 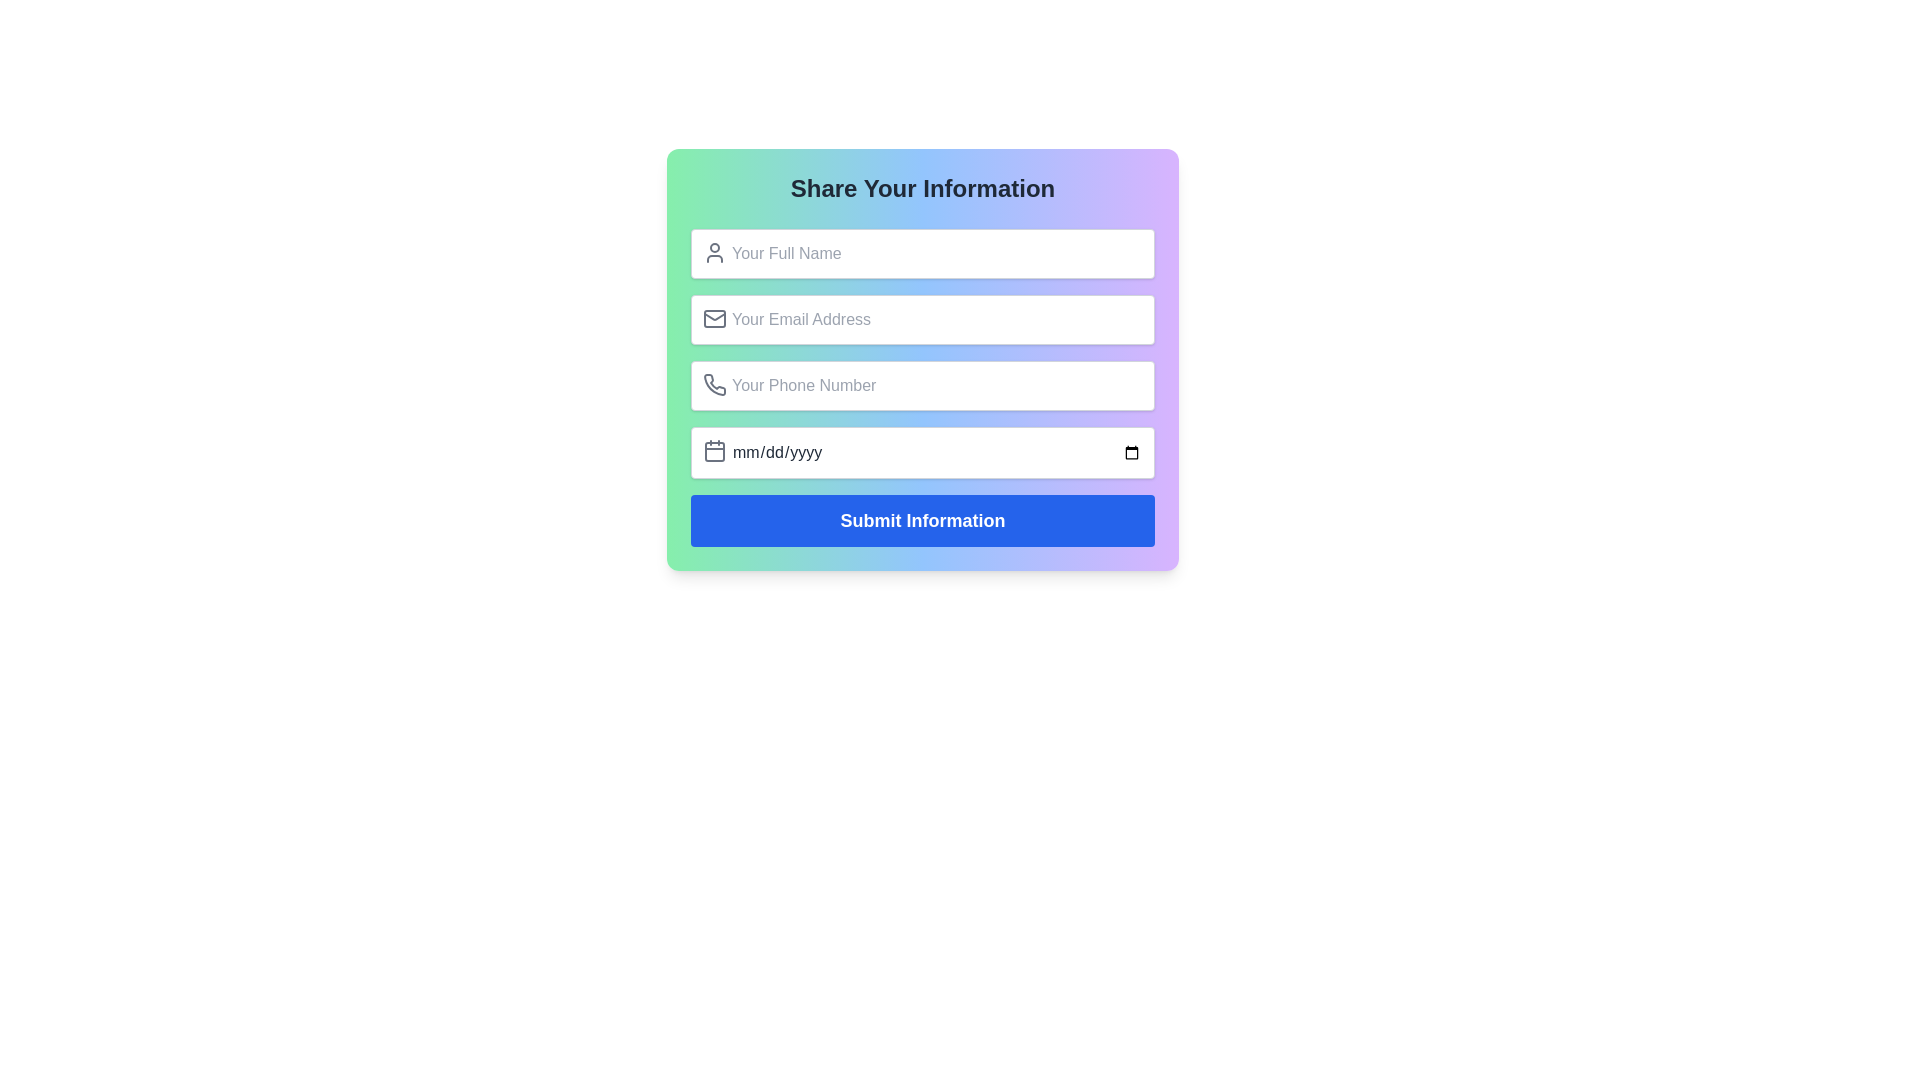 What do you see at coordinates (921, 452) in the screenshot?
I see `the Date Input Field, which is the fourth field in a vertical series of fields within a form, to type a date in the format mm/dd/yyyy` at bounding box center [921, 452].